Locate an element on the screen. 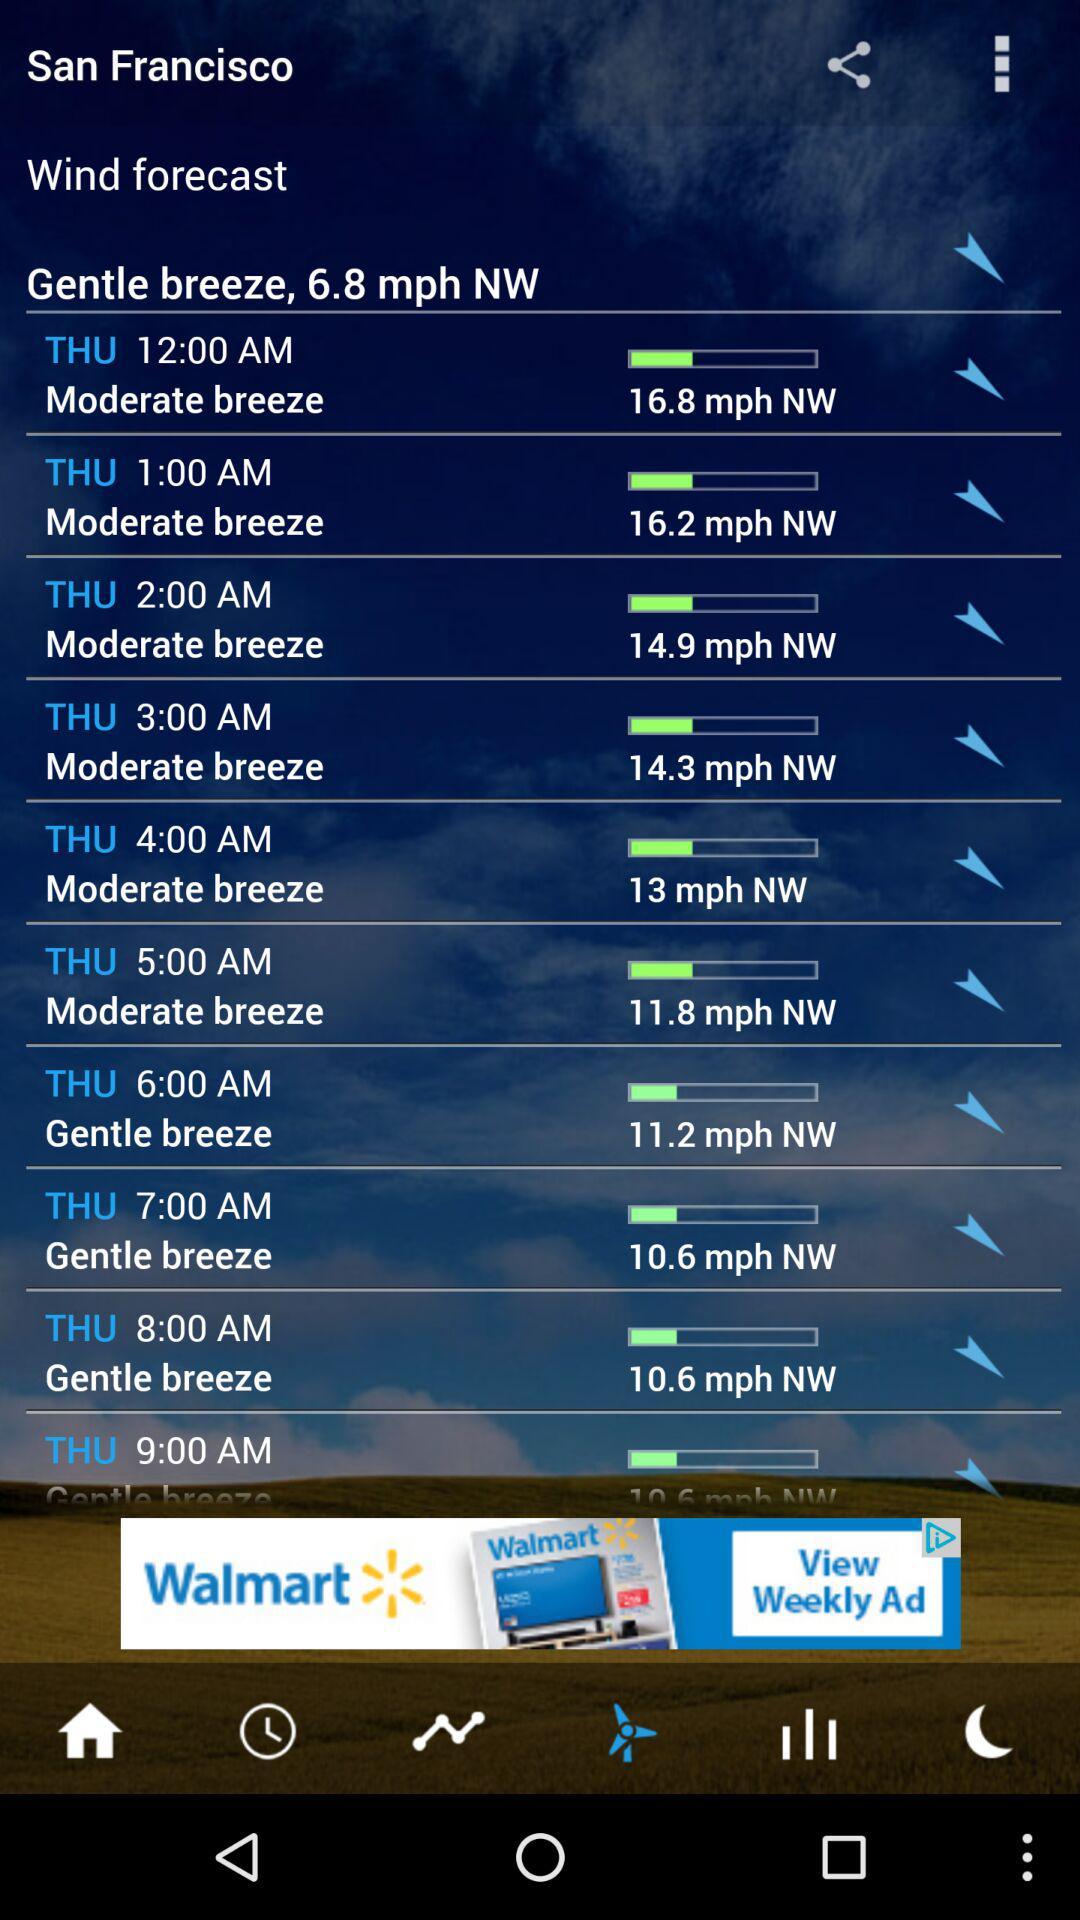 This screenshot has width=1080, height=1920. the weather icon is located at coordinates (990, 1849).